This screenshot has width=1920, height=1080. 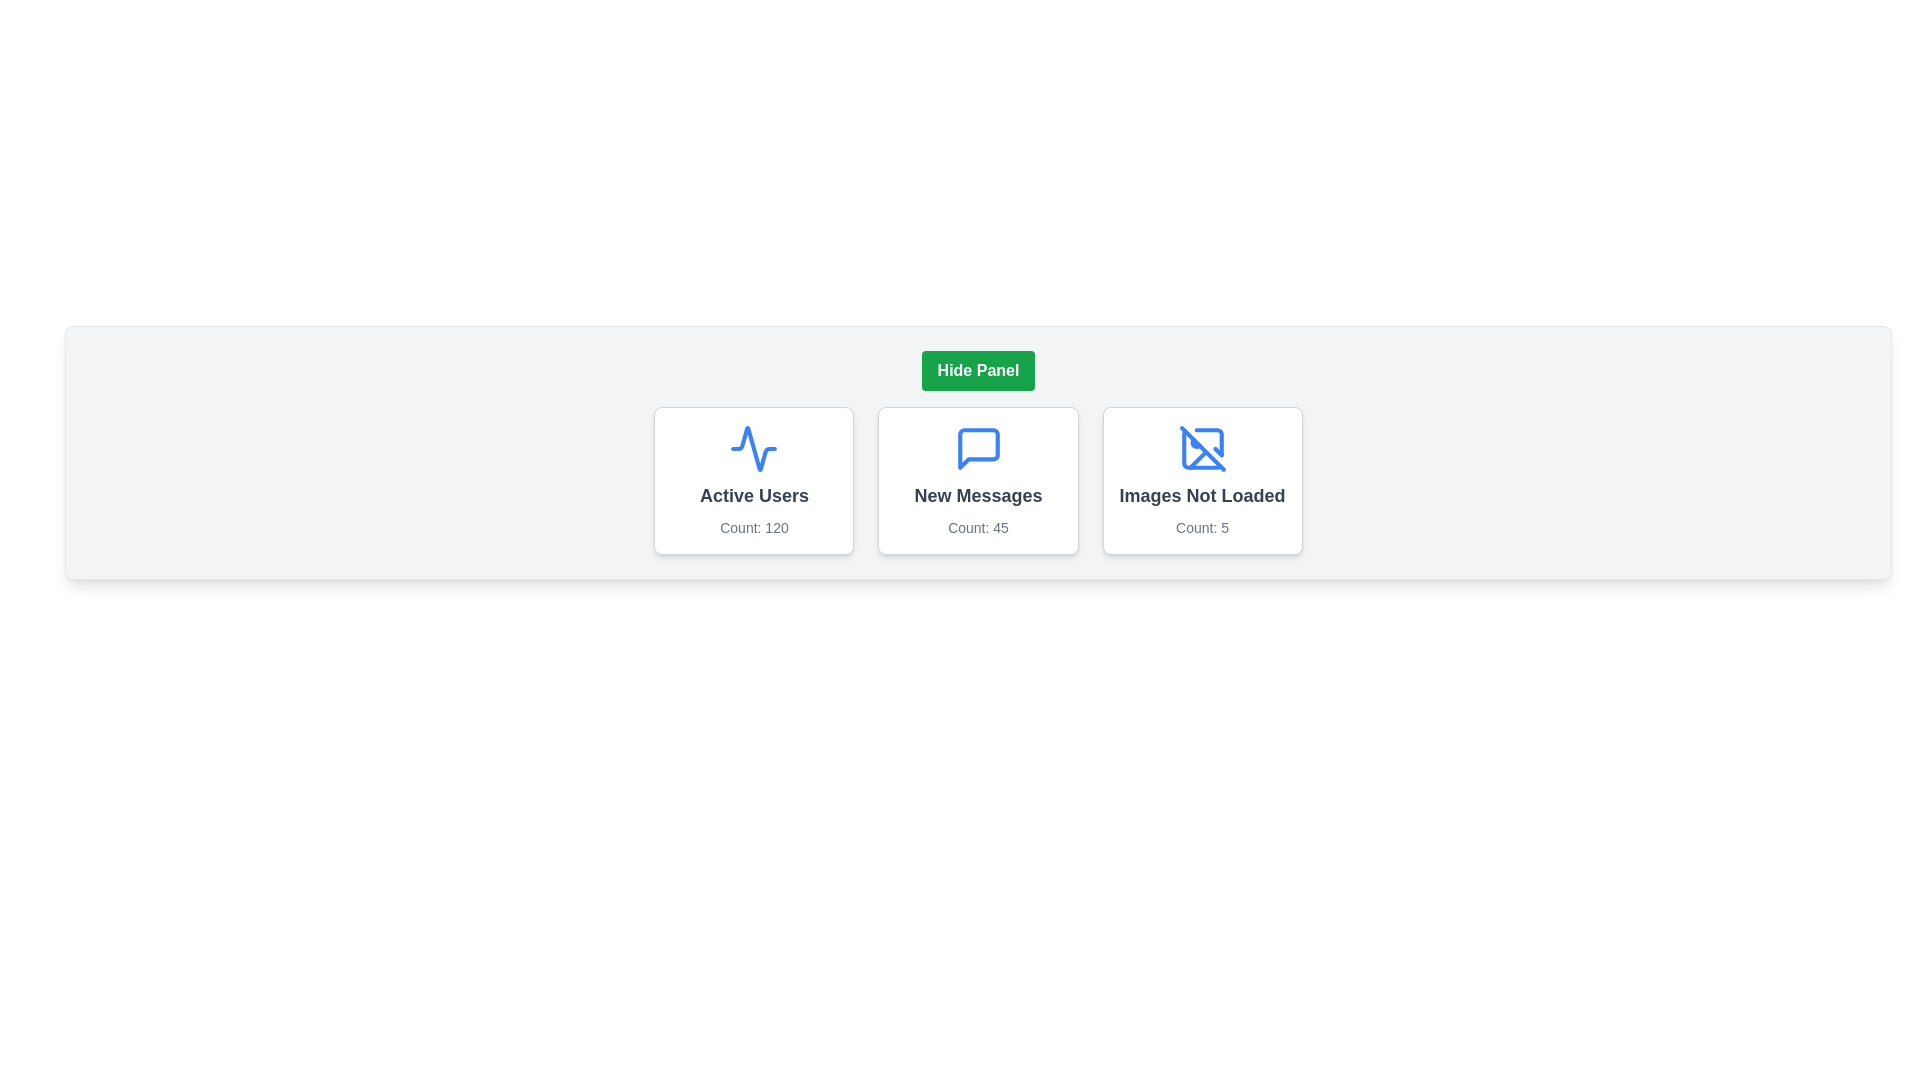 What do you see at coordinates (753, 527) in the screenshot?
I see `the static text label that displays the number of 'Active Users', positioned centrally beneath the 'Active Users' label within the card` at bounding box center [753, 527].